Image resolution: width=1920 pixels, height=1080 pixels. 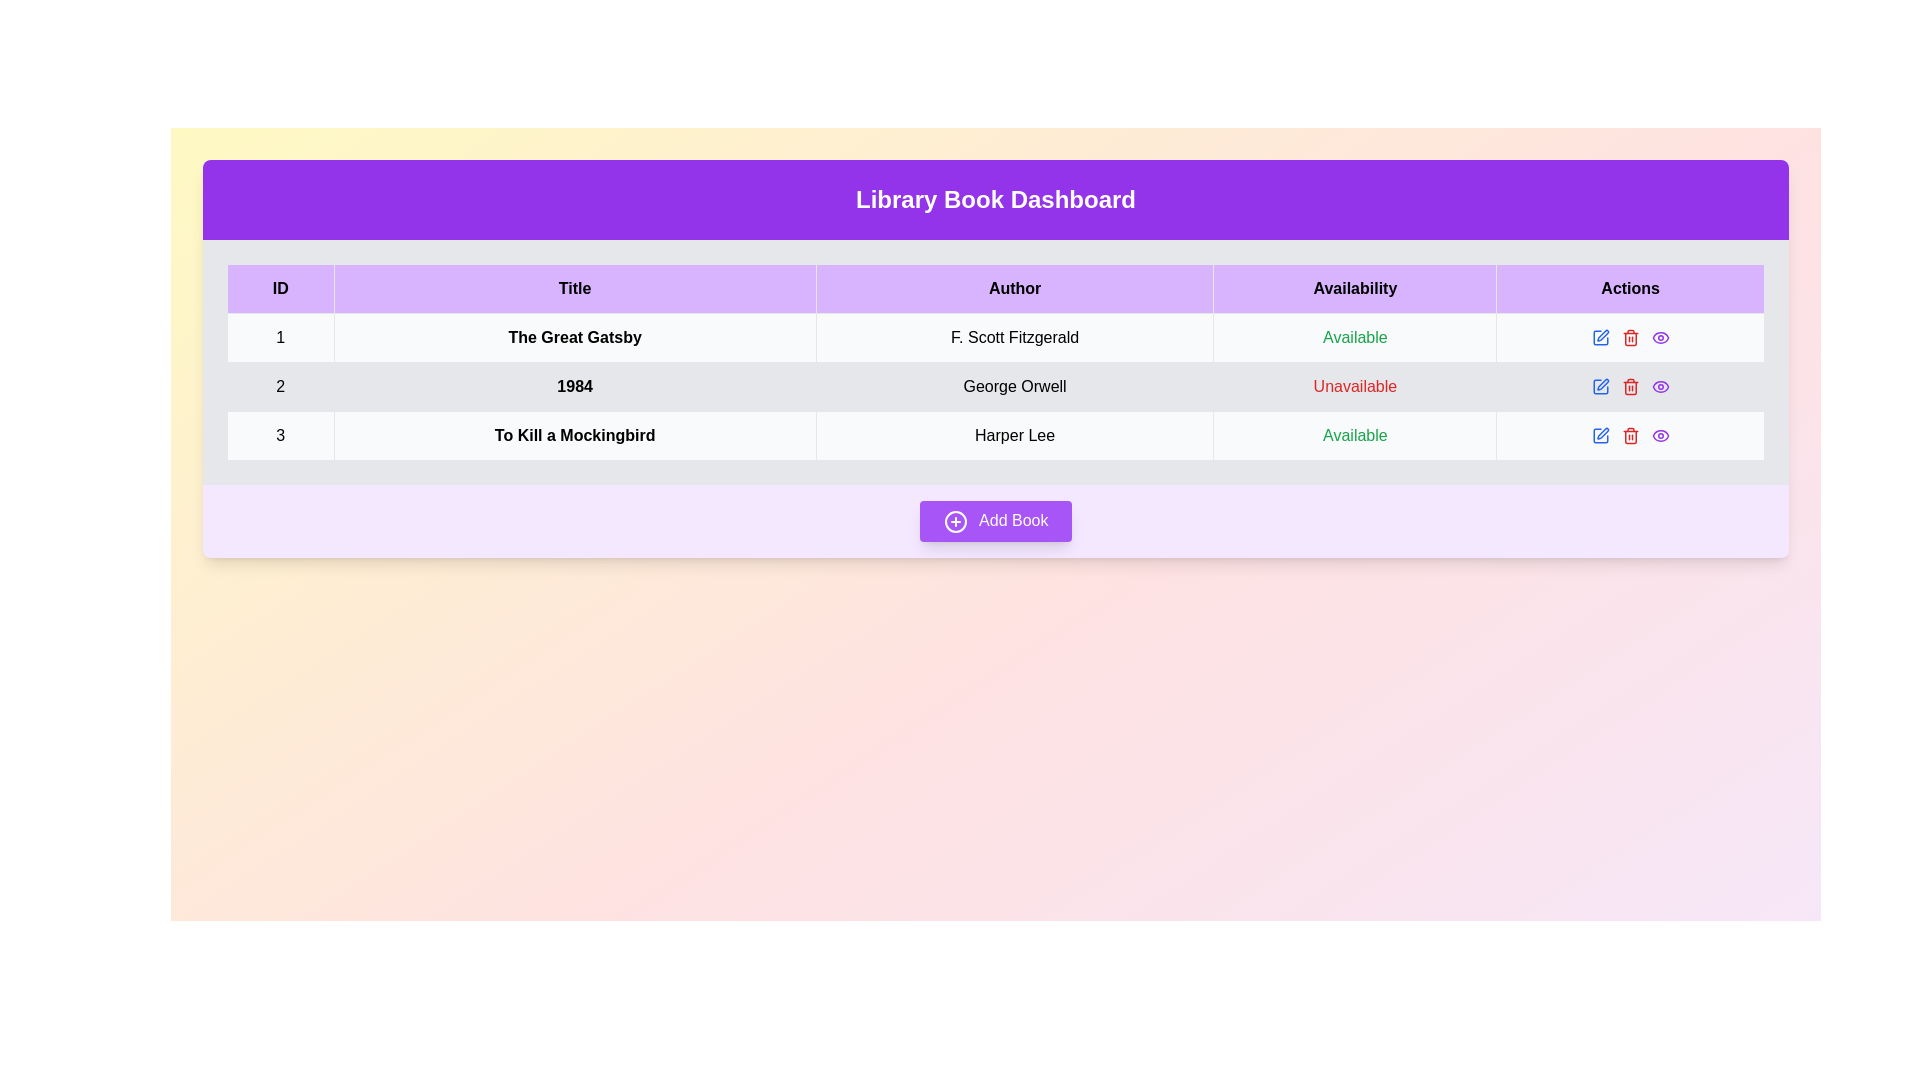 I want to click on the edit icon located in the 'Actions' column of the table for the book titled '1984', so click(x=1600, y=386).